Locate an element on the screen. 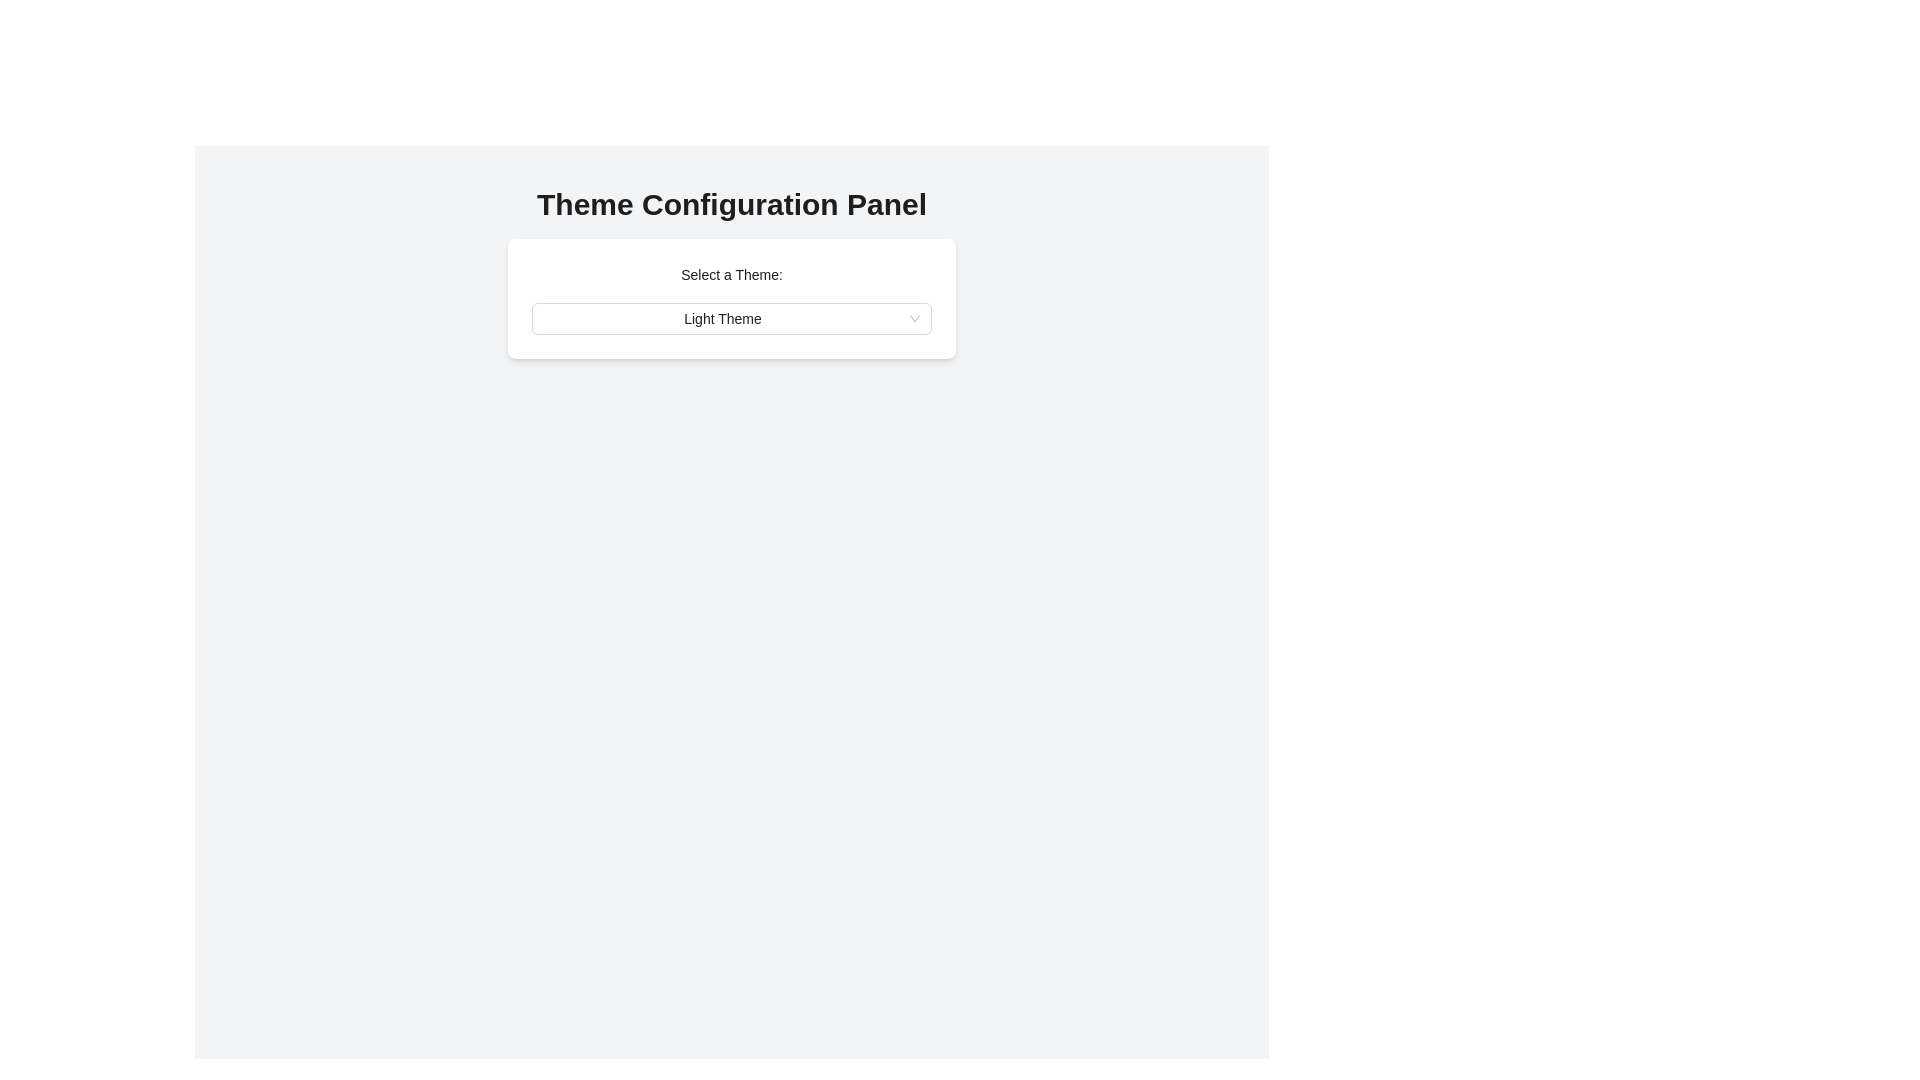  the dropdown menu in the 'Theme Configuration Panel' is located at coordinates (730, 318).